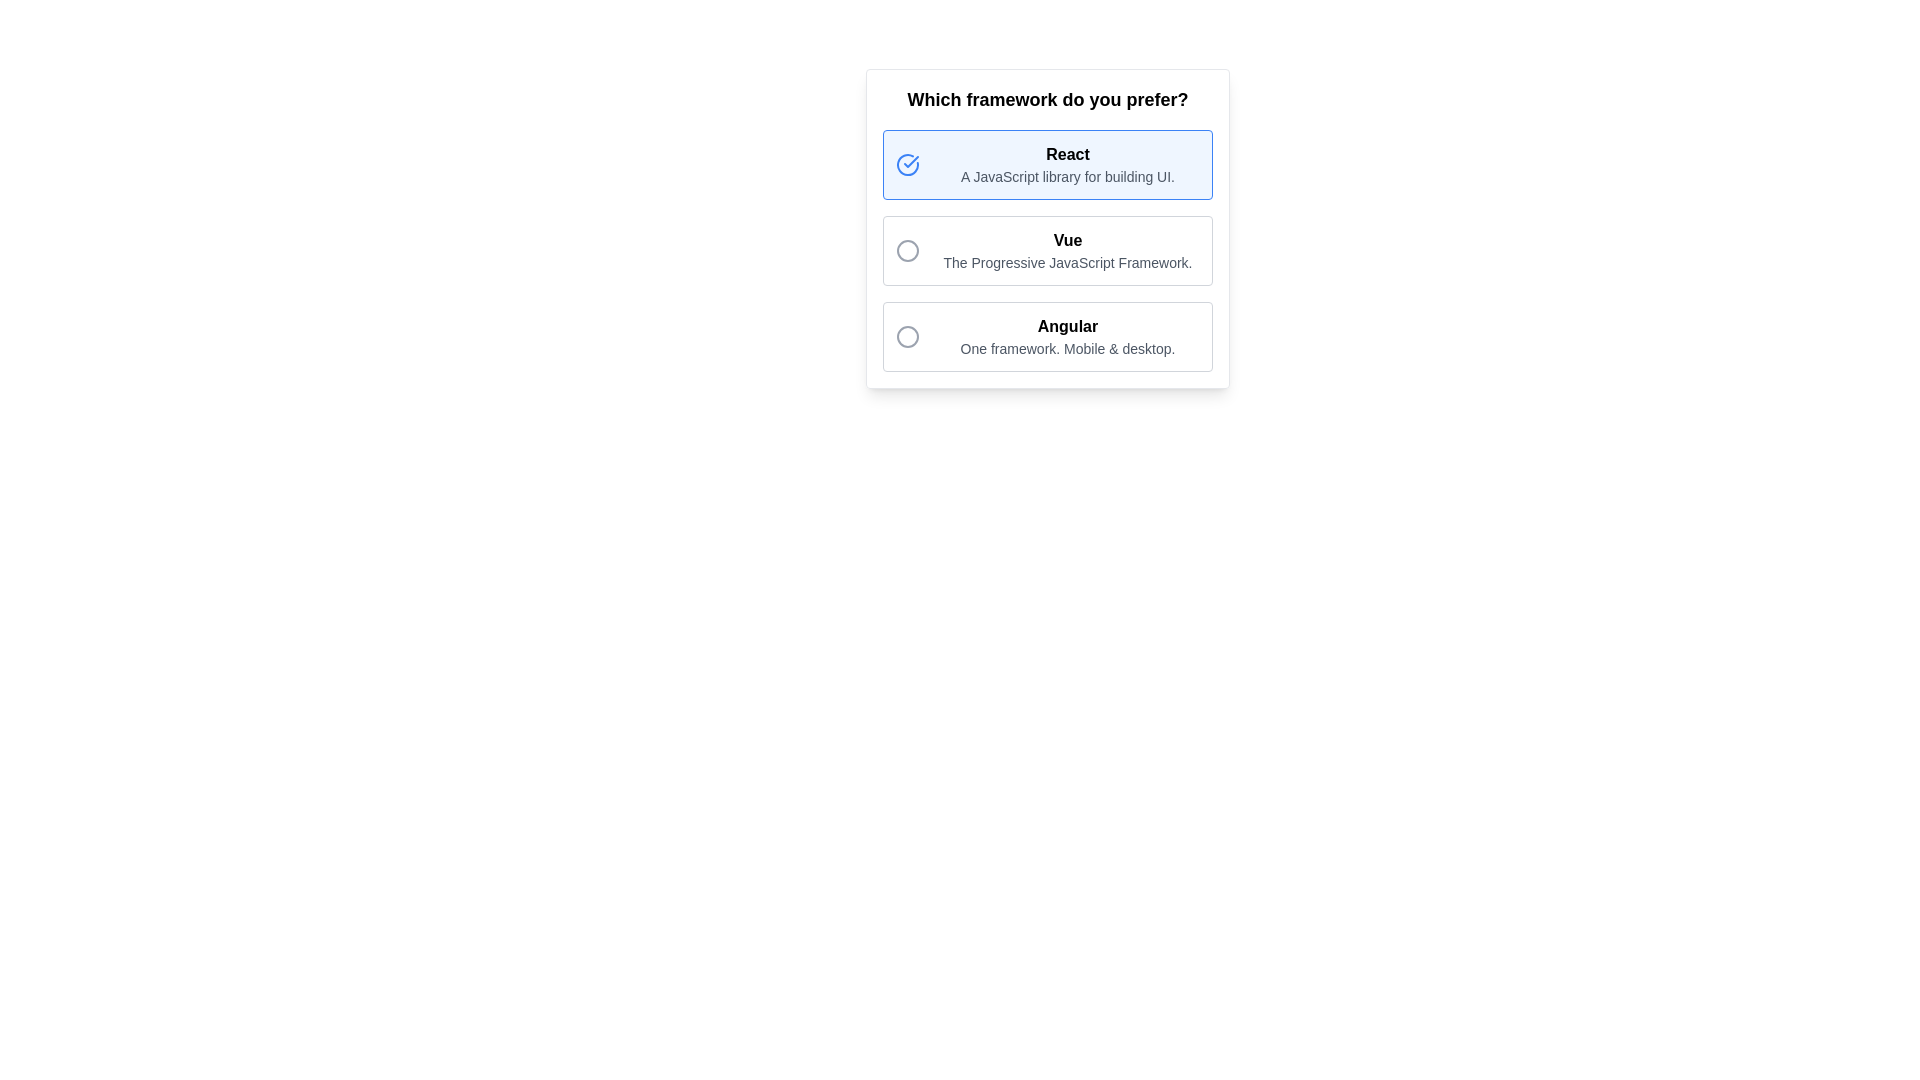 The width and height of the screenshot is (1920, 1080). What do you see at coordinates (906, 164) in the screenshot?
I see `the circular blue check-mark icon representing the selection state next to the 'React' option in the first choice card of the multiple-choice selection menu` at bounding box center [906, 164].